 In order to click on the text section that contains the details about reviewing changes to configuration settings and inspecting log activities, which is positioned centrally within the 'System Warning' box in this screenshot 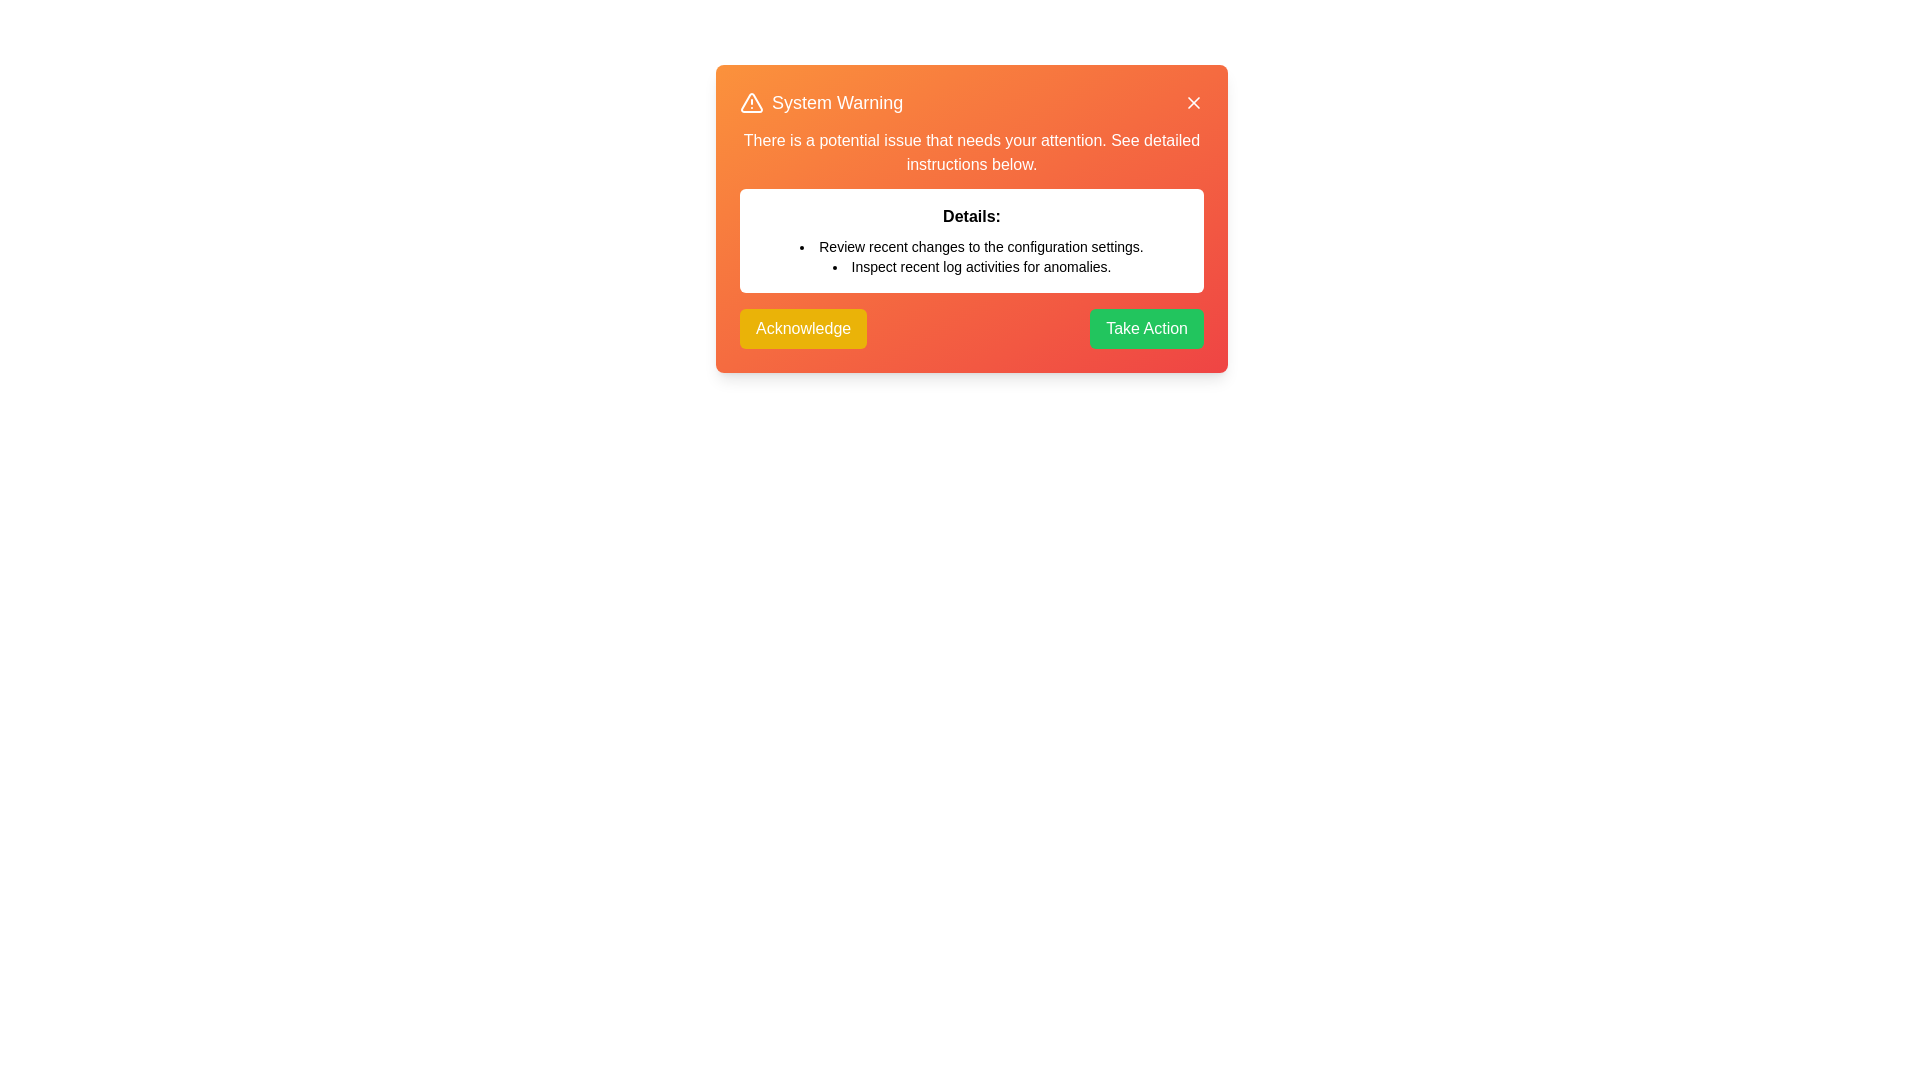, I will do `click(971, 211)`.